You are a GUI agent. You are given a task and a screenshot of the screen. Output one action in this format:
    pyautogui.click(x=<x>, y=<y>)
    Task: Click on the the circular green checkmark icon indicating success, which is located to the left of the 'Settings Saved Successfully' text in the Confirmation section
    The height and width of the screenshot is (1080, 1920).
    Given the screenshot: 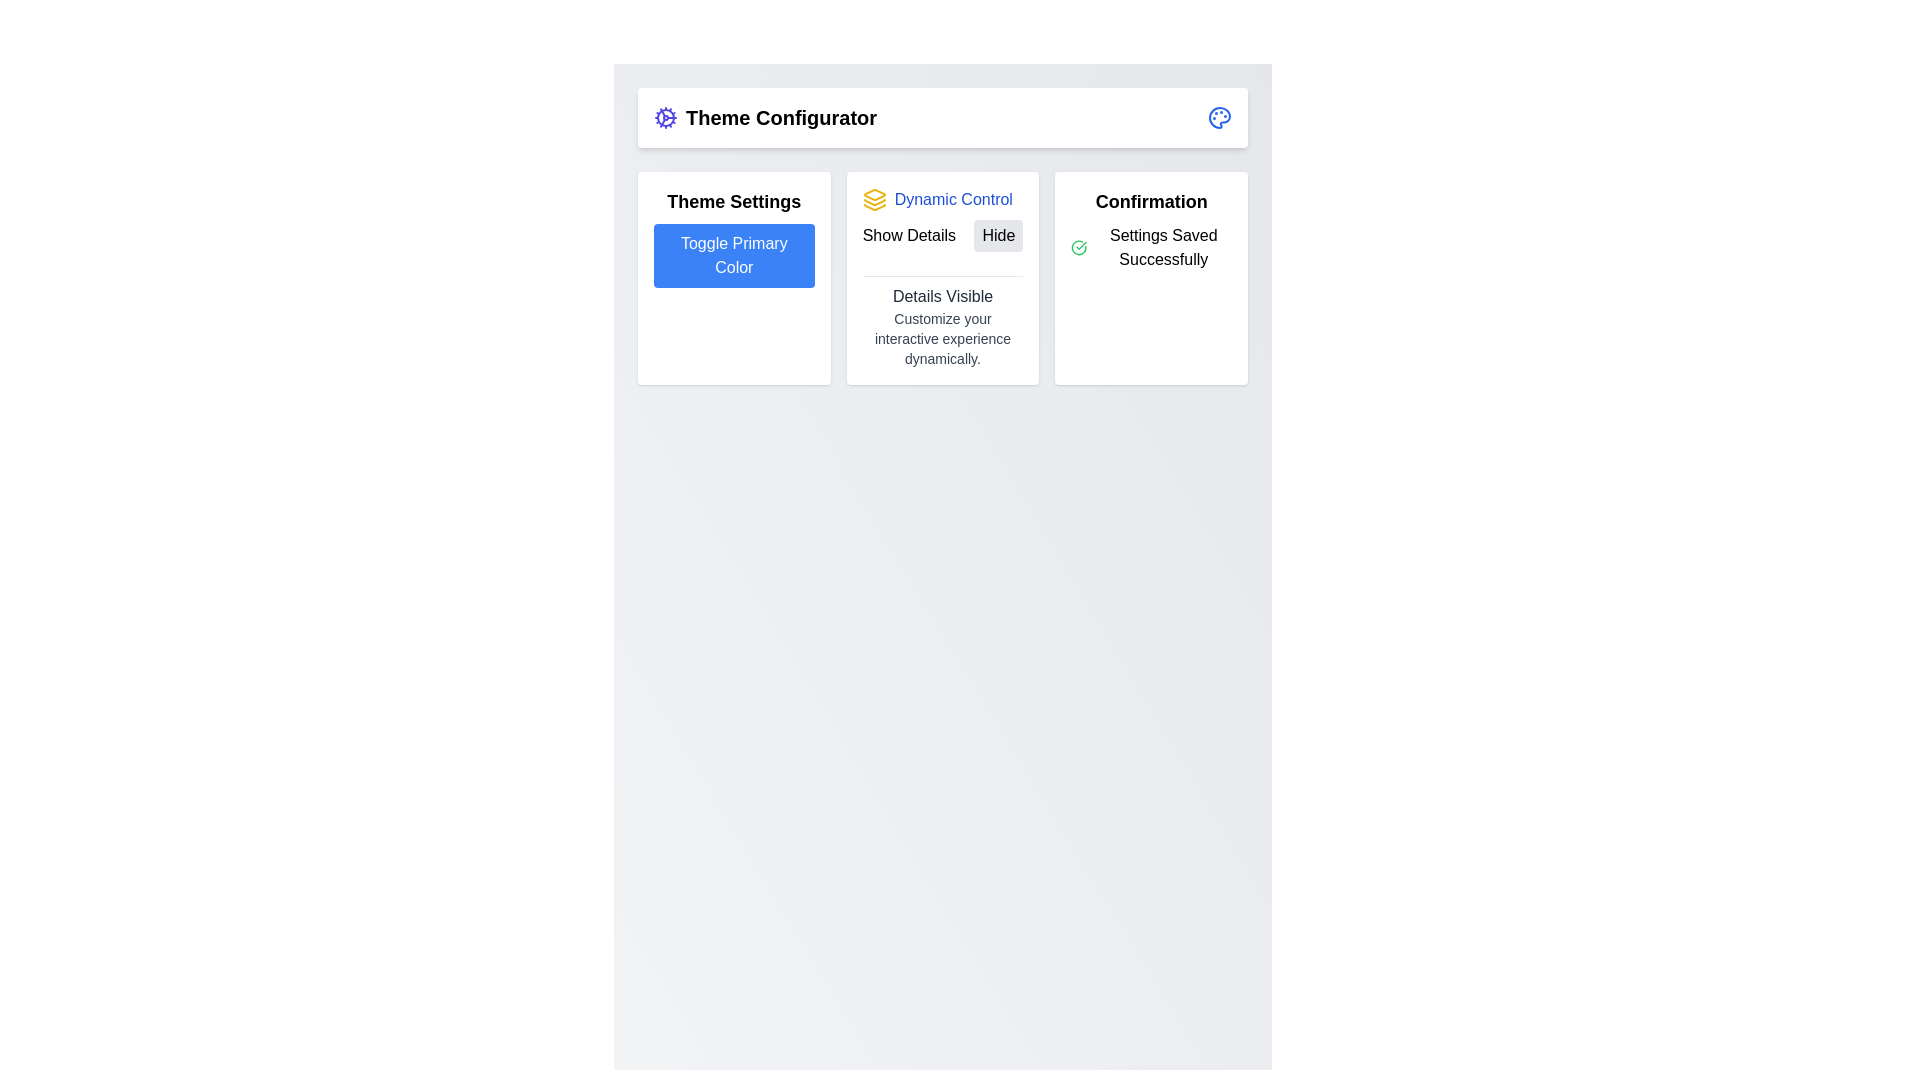 What is the action you would take?
    pyautogui.click(x=1078, y=246)
    